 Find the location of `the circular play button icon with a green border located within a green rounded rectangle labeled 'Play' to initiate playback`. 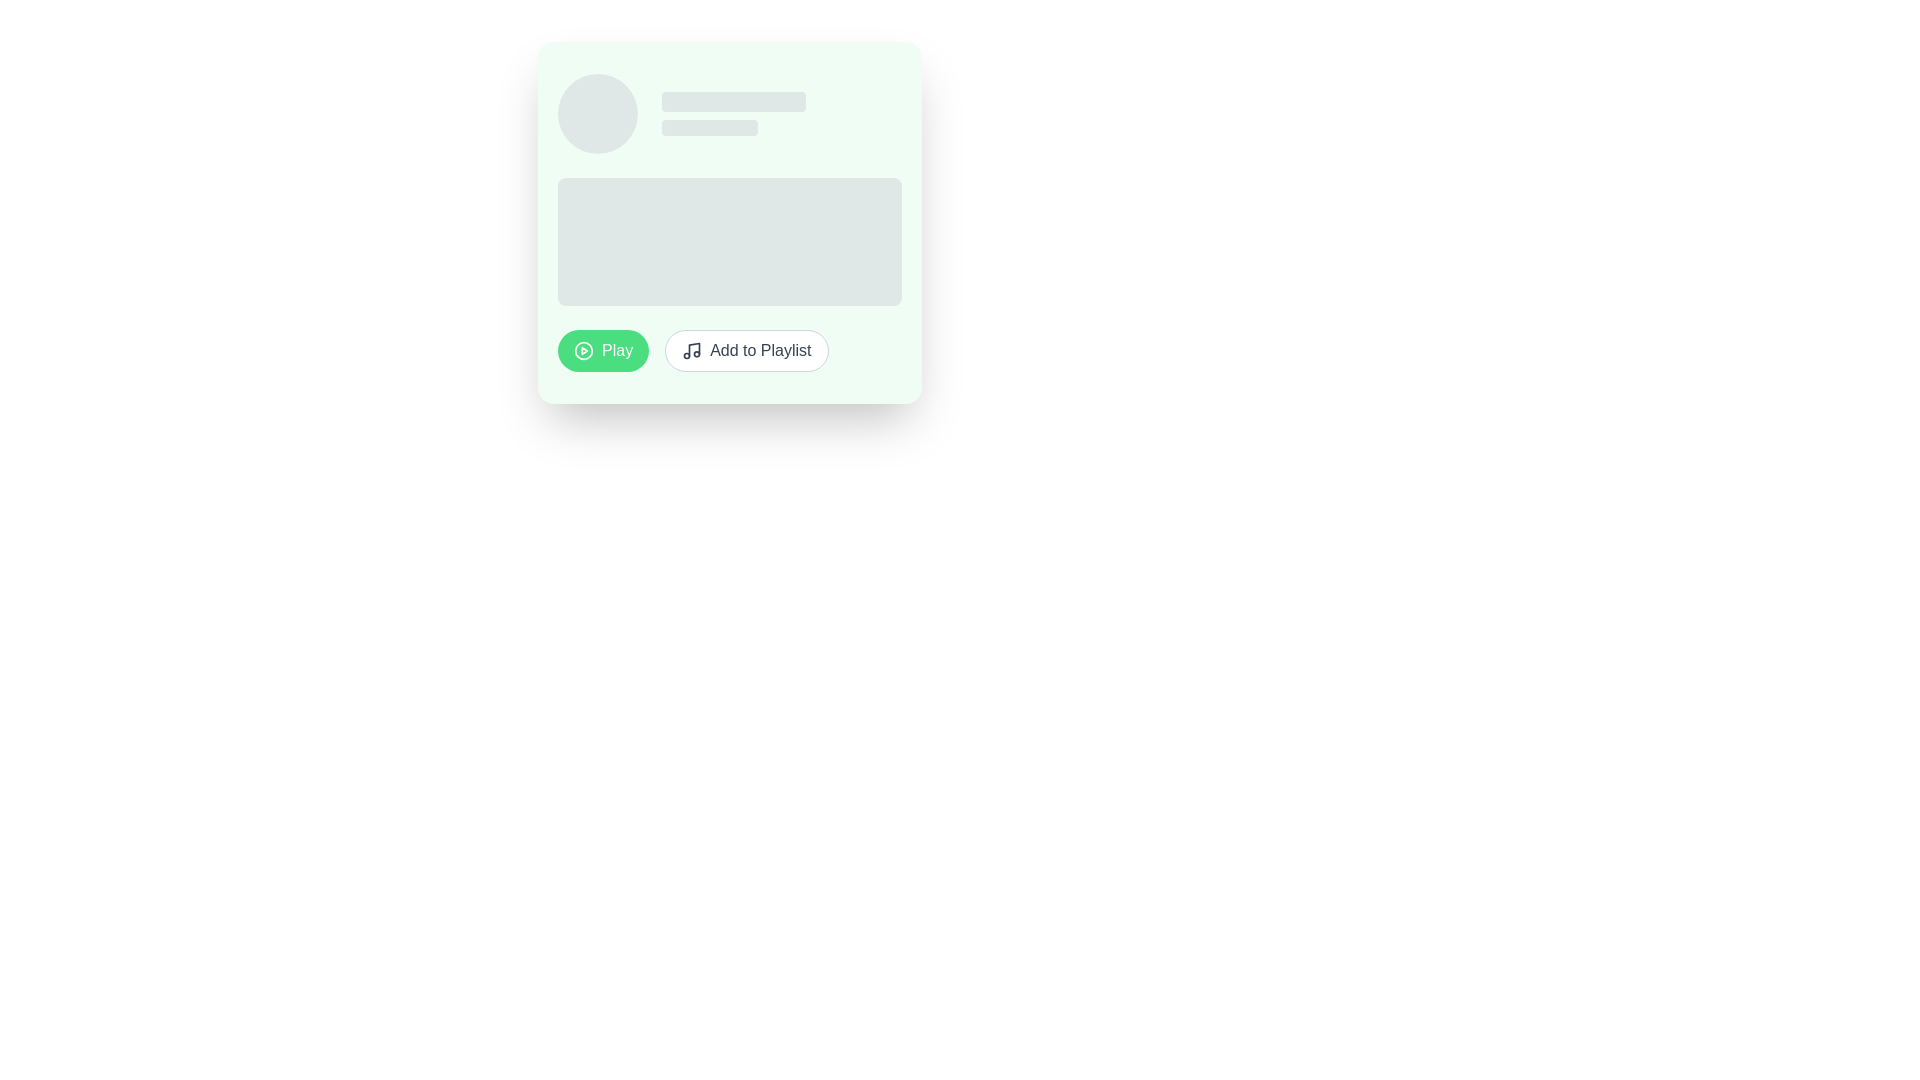

the circular play button icon with a green border located within a green rounded rectangle labeled 'Play' to initiate playback is located at coordinates (583, 350).